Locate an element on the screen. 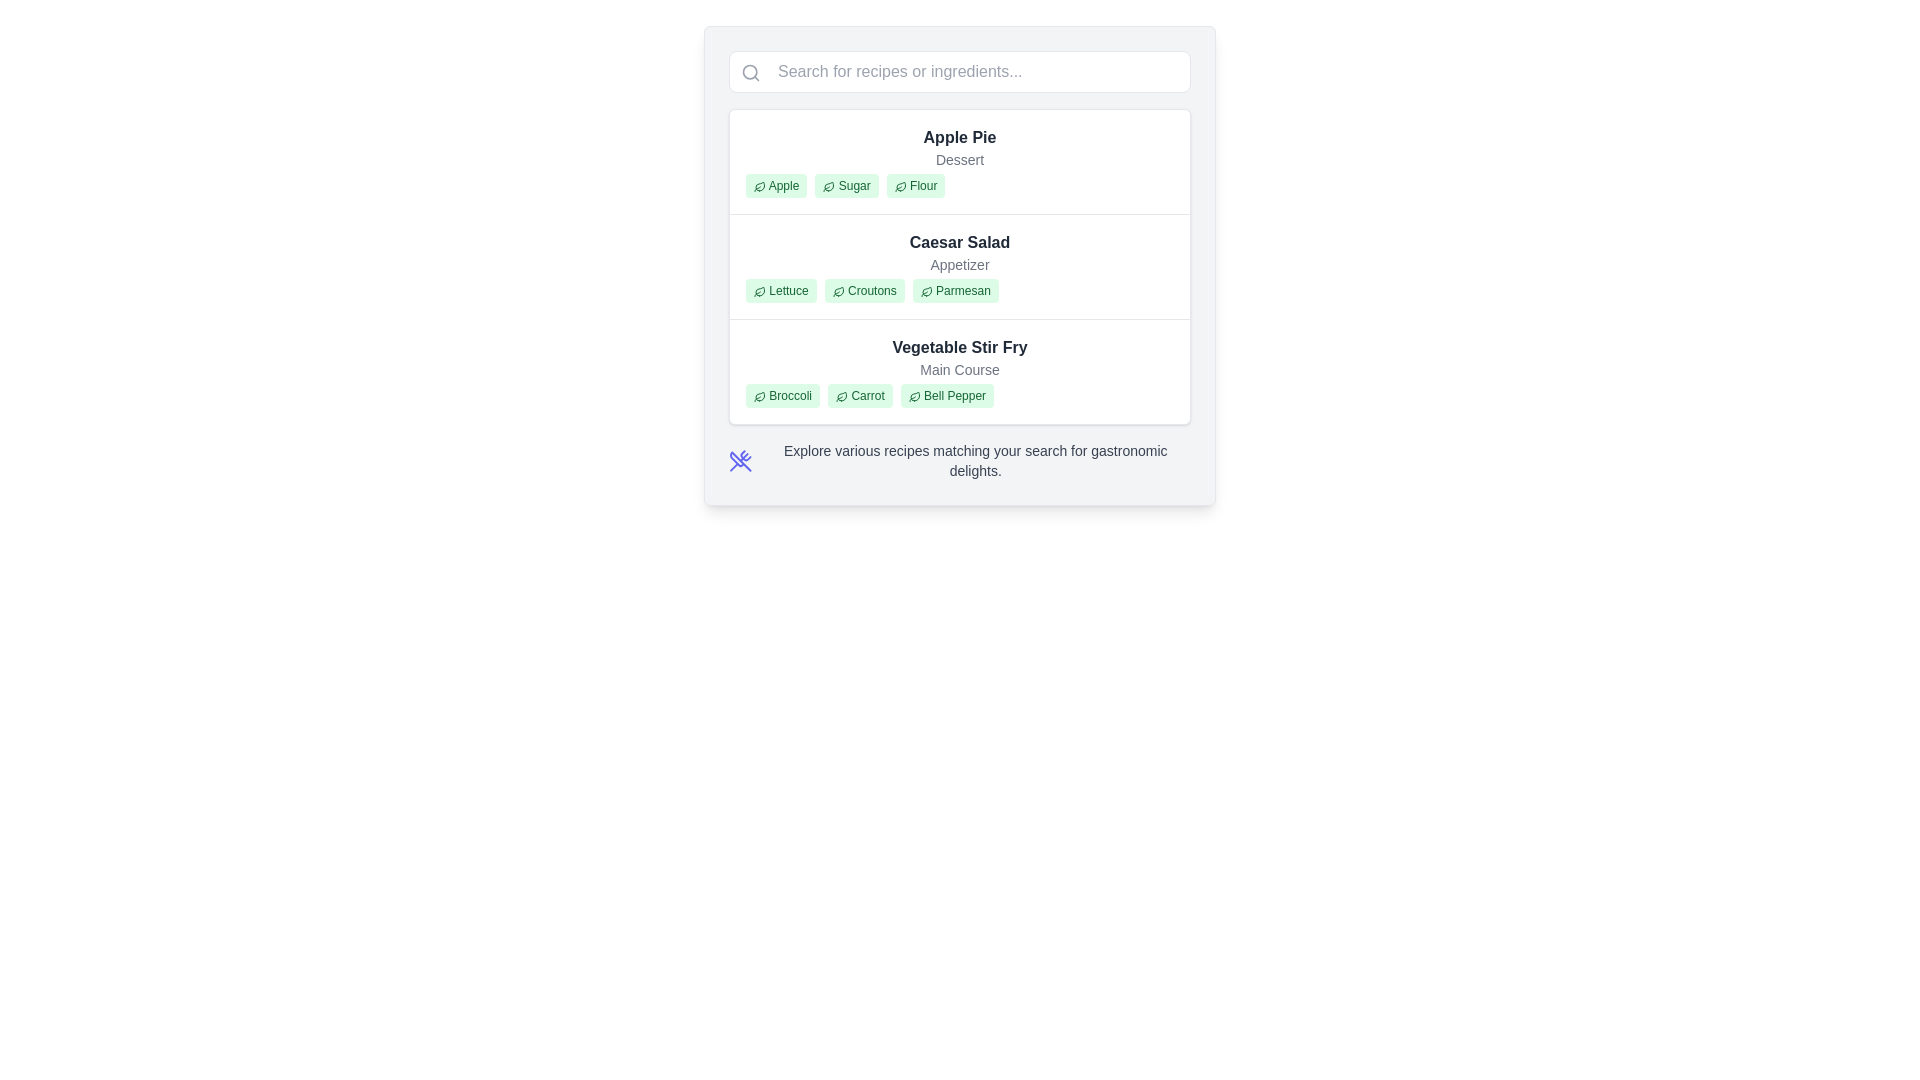 The image size is (1920, 1080). the green leaf-shaped SVG icon located on the right-hand side of the badge displaying 'Parmesan' under the 'Caesar Salad' recipe is located at coordinates (925, 291).